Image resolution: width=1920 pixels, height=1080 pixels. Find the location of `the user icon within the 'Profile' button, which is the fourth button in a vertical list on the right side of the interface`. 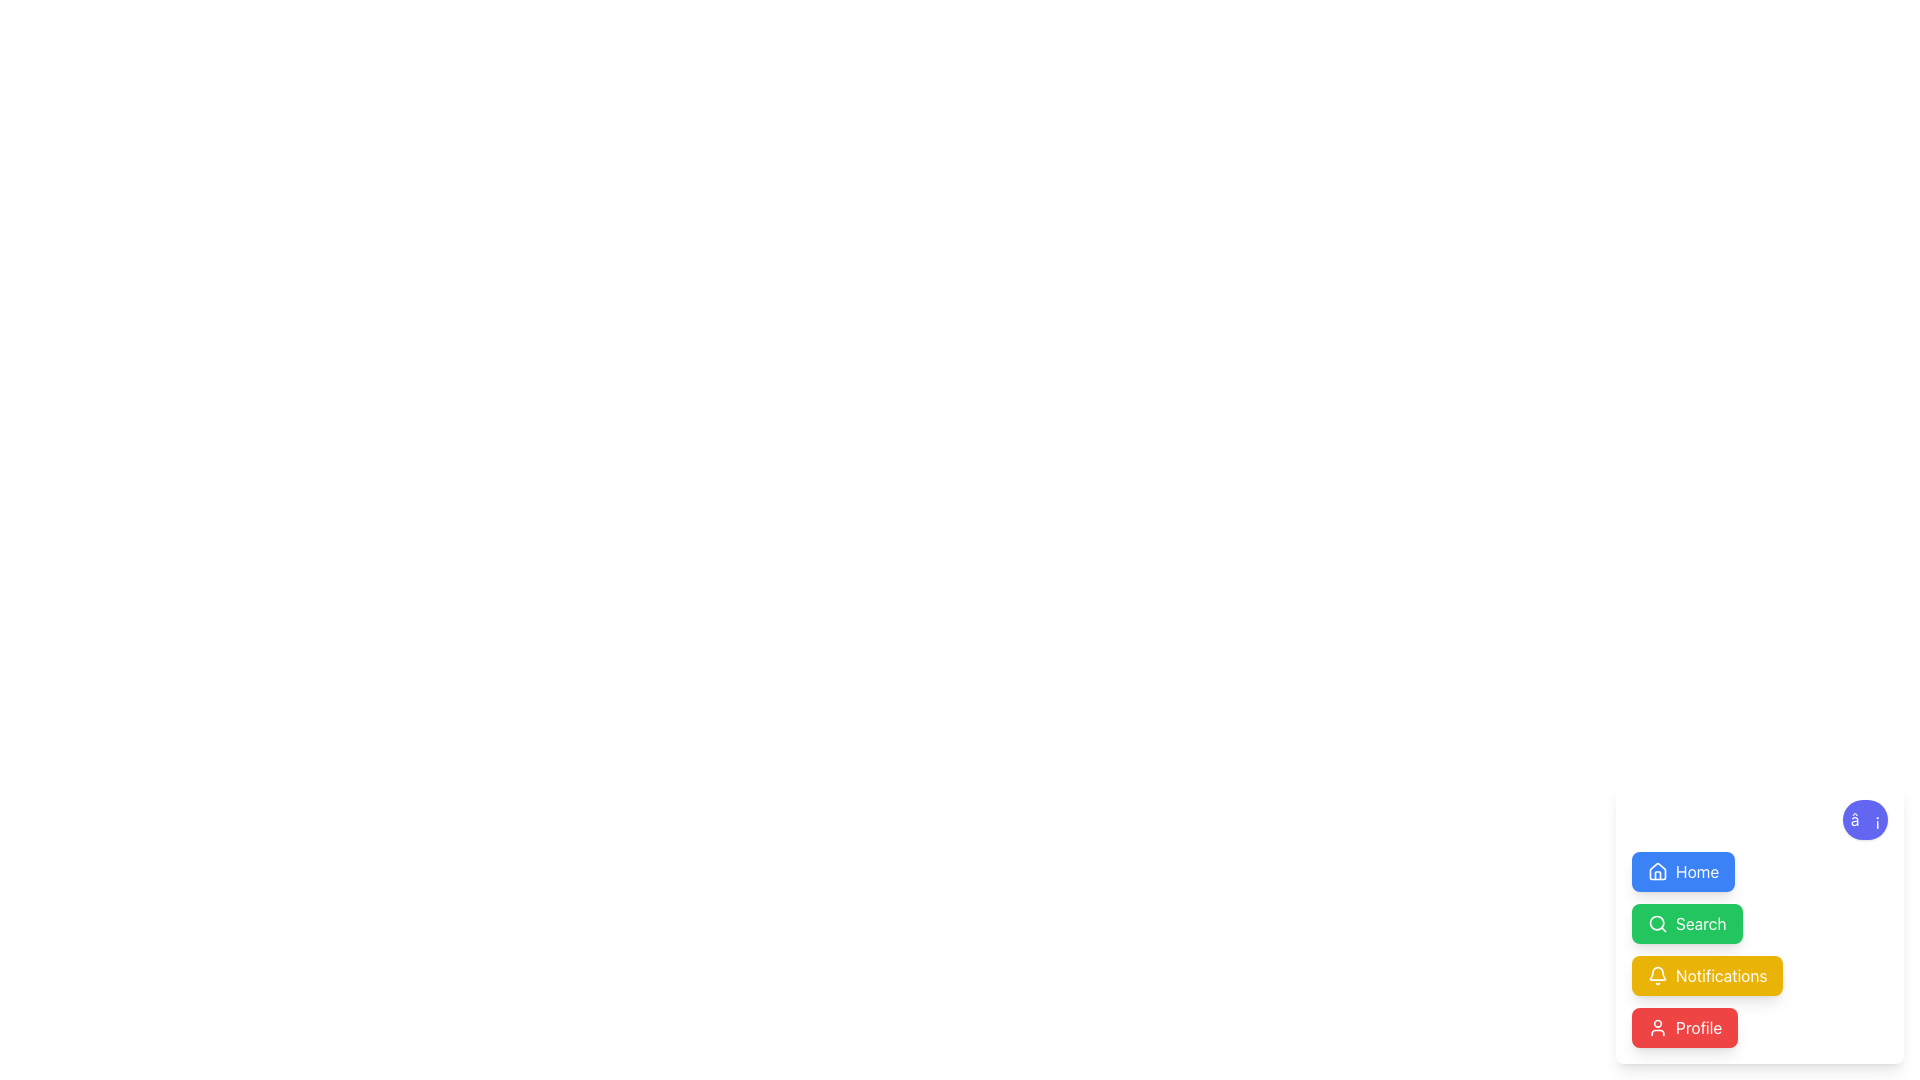

the user icon within the 'Profile' button, which is the fourth button in a vertical list on the right side of the interface is located at coordinates (1657, 1028).